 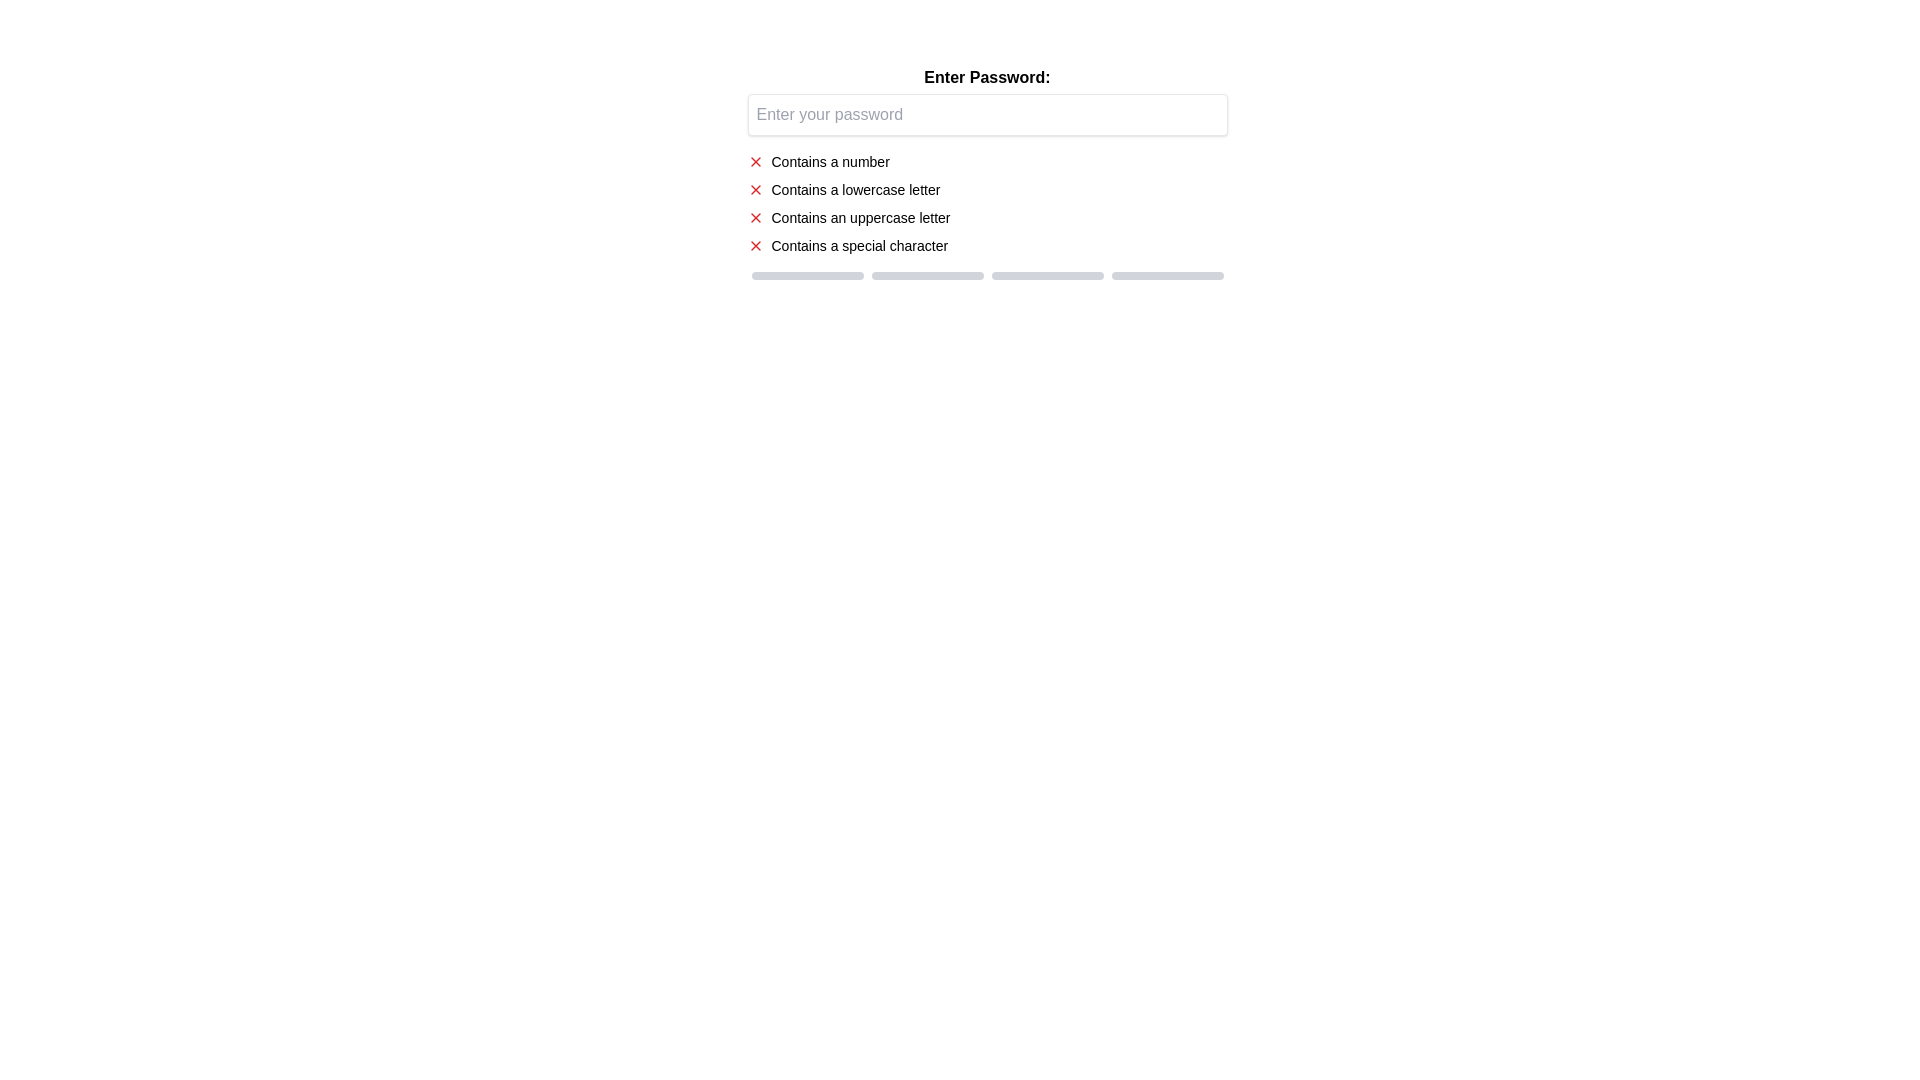 I want to click on text element displaying 'Contains an uppercase letter', which is the third item in the password criteria checklist, so click(x=860, y=218).